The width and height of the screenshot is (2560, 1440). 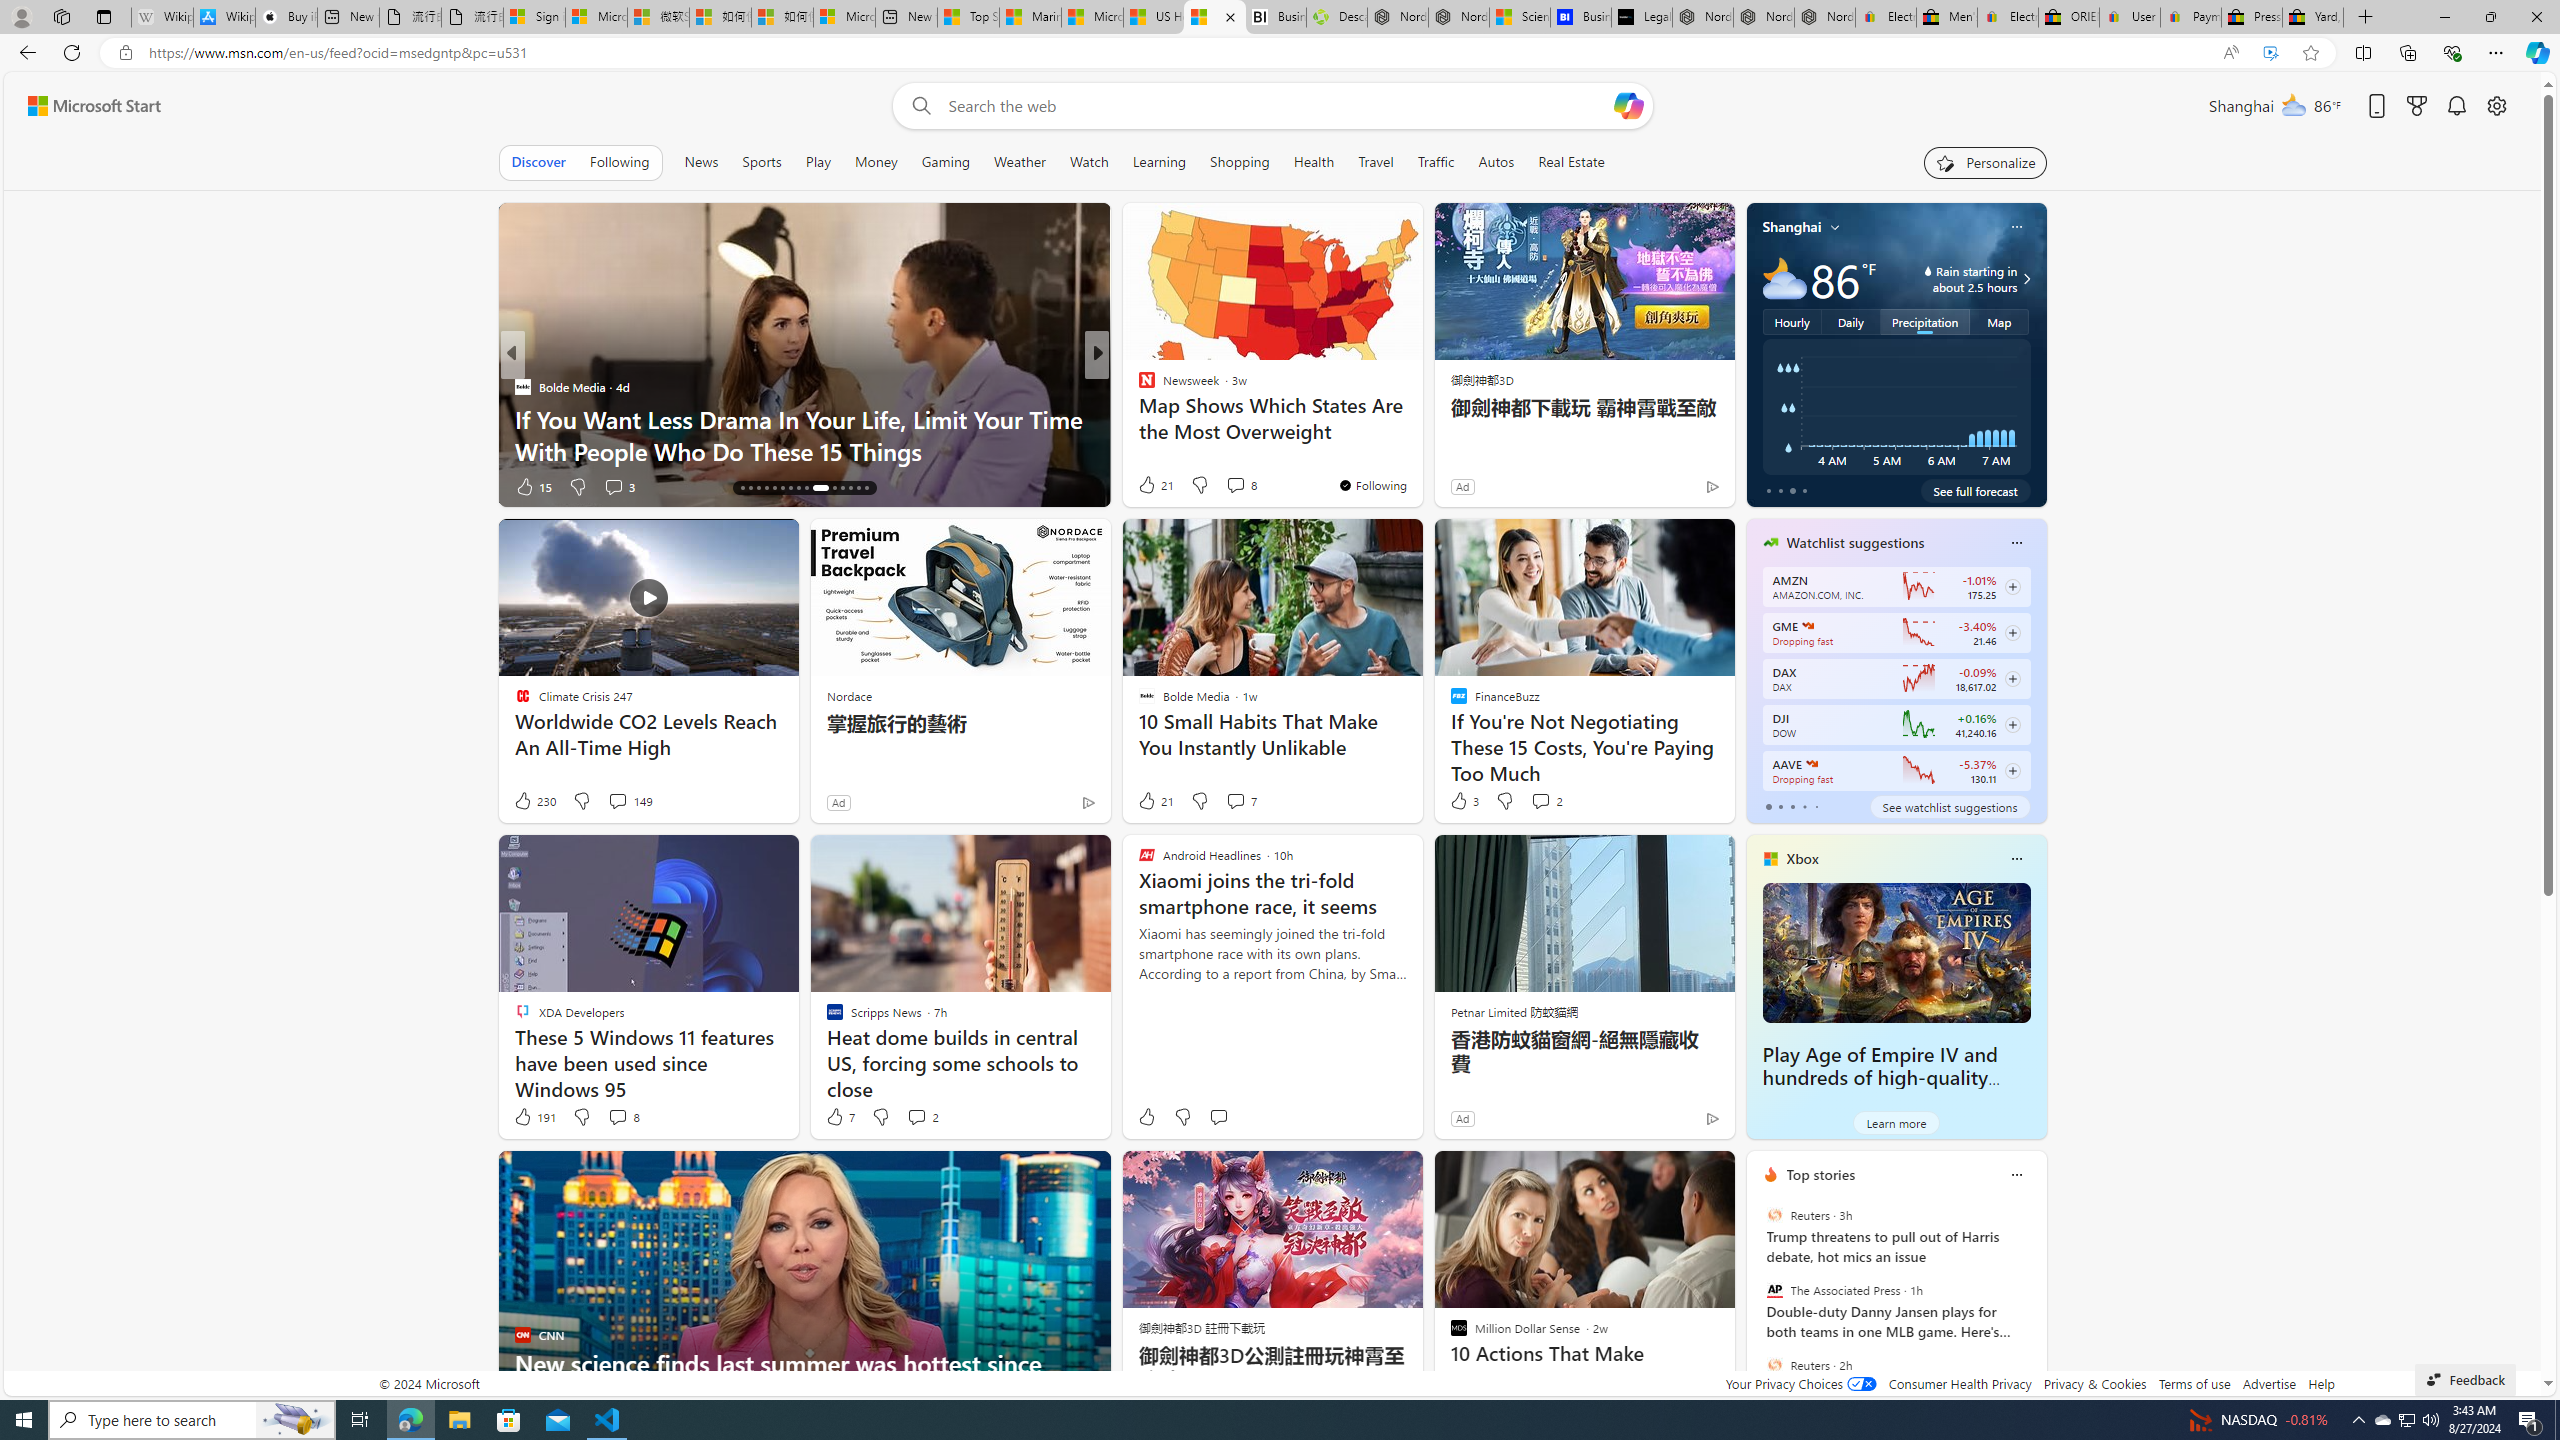 I want to click on 'Watchlist suggestions', so click(x=1855, y=541).